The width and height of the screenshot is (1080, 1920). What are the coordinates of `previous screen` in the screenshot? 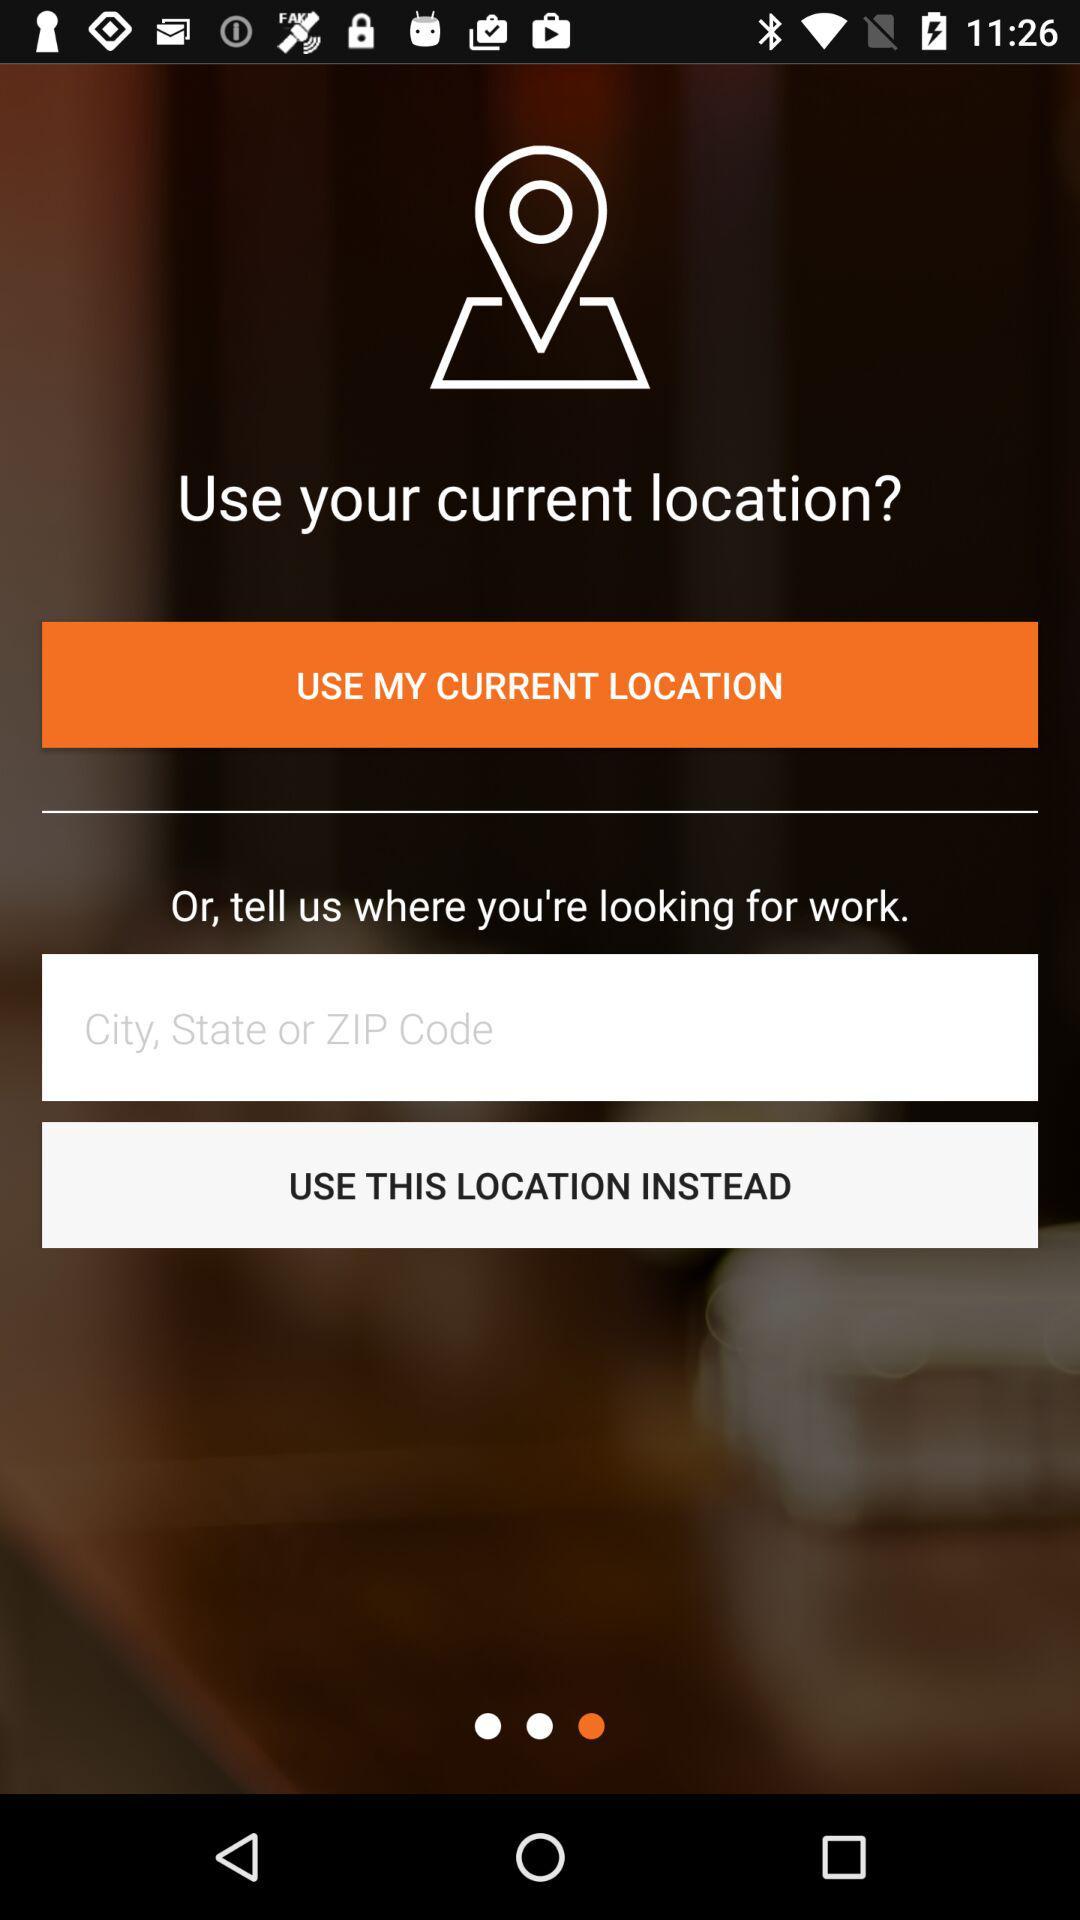 It's located at (538, 1725).